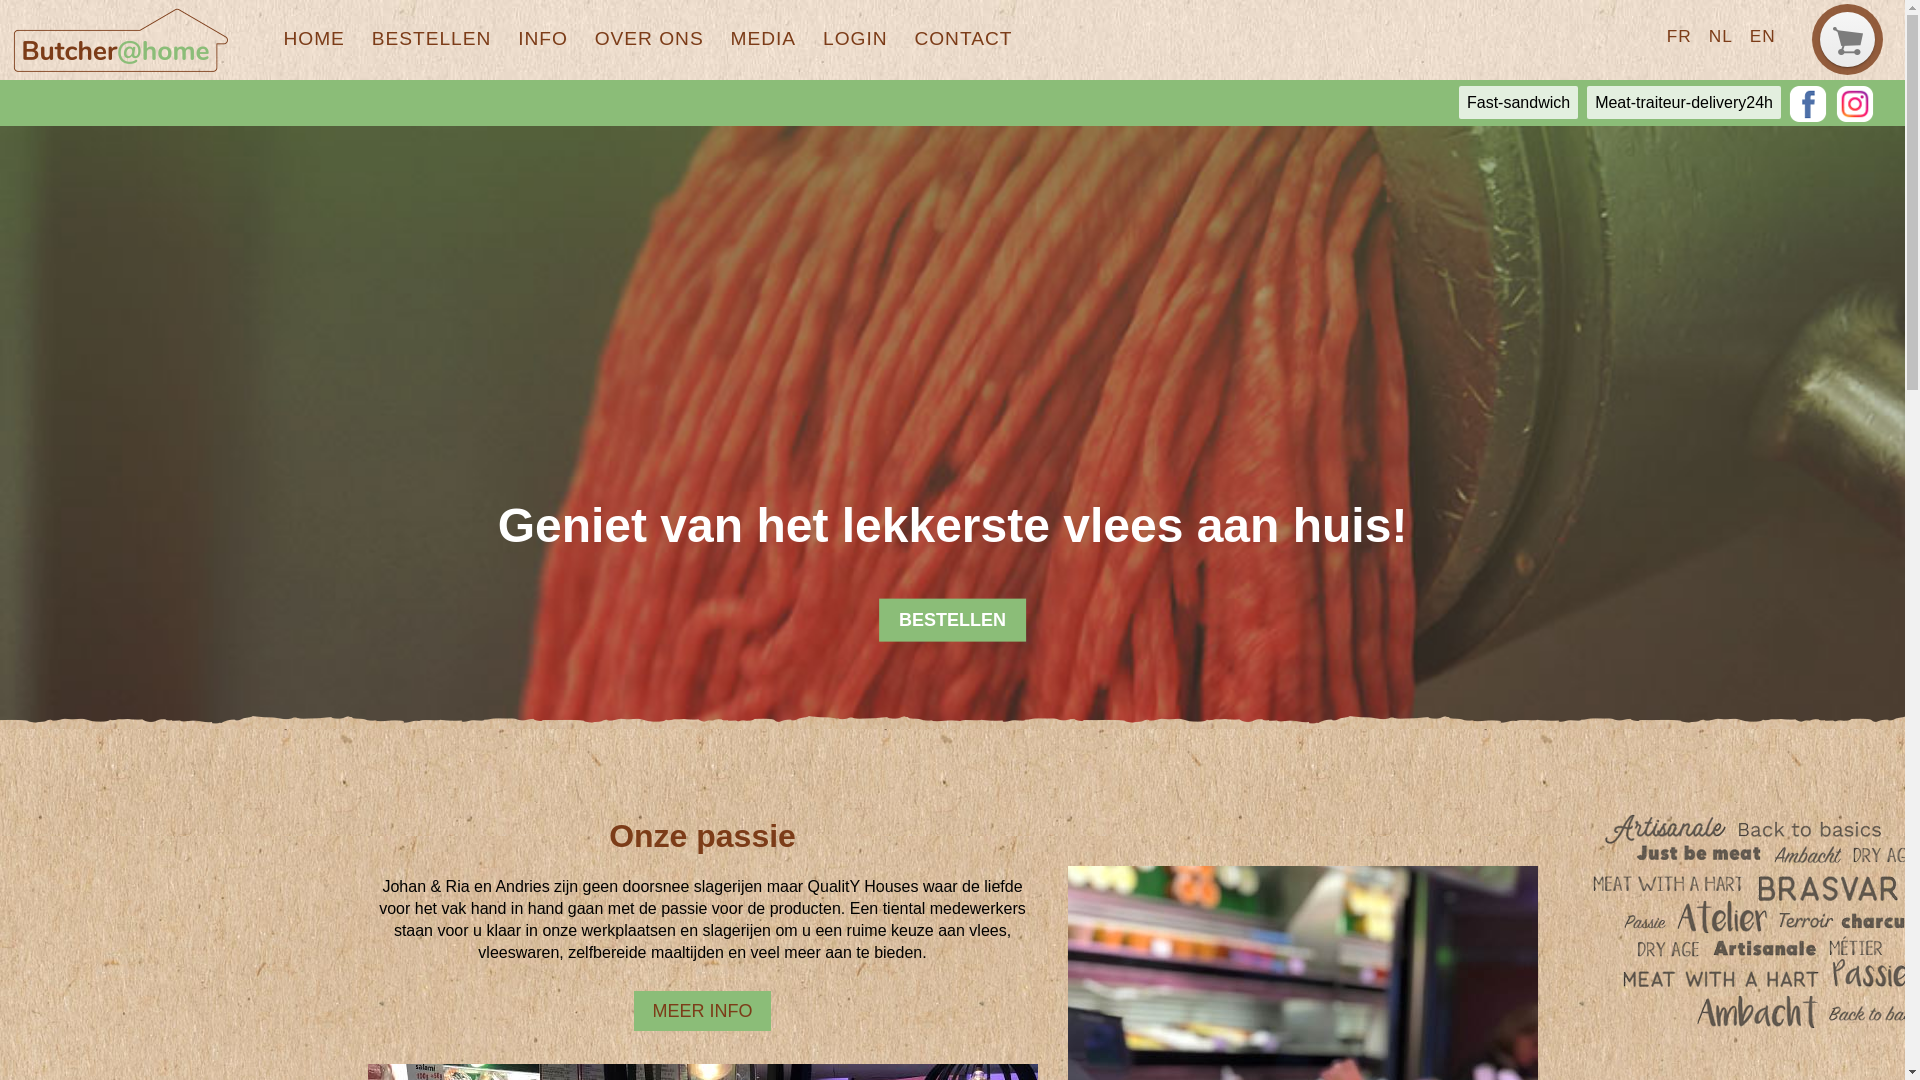  What do you see at coordinates (1719, 35) in the screenshot?
I see `'NL'` at bounding box center [1719, 35].